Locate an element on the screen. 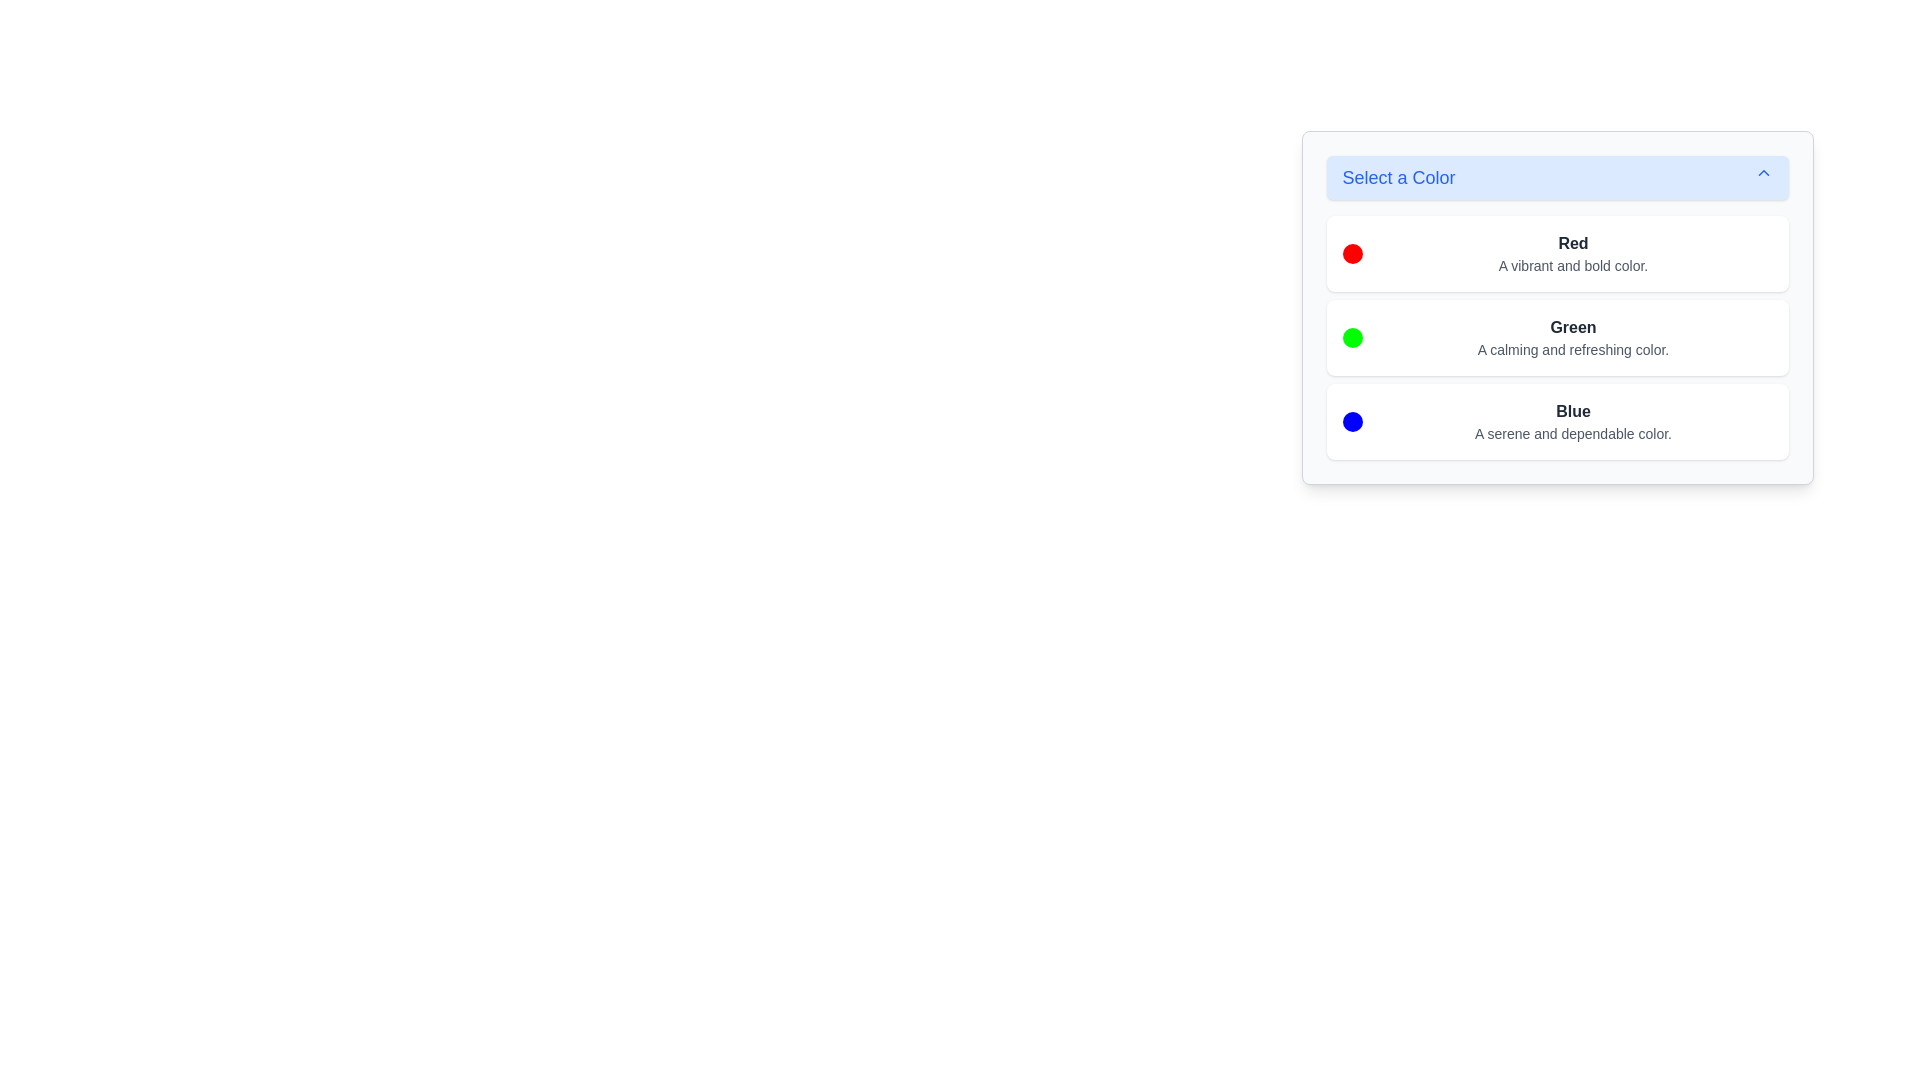  the second selectable list item labeled 'Green' is located at coordinates (1556, 337).